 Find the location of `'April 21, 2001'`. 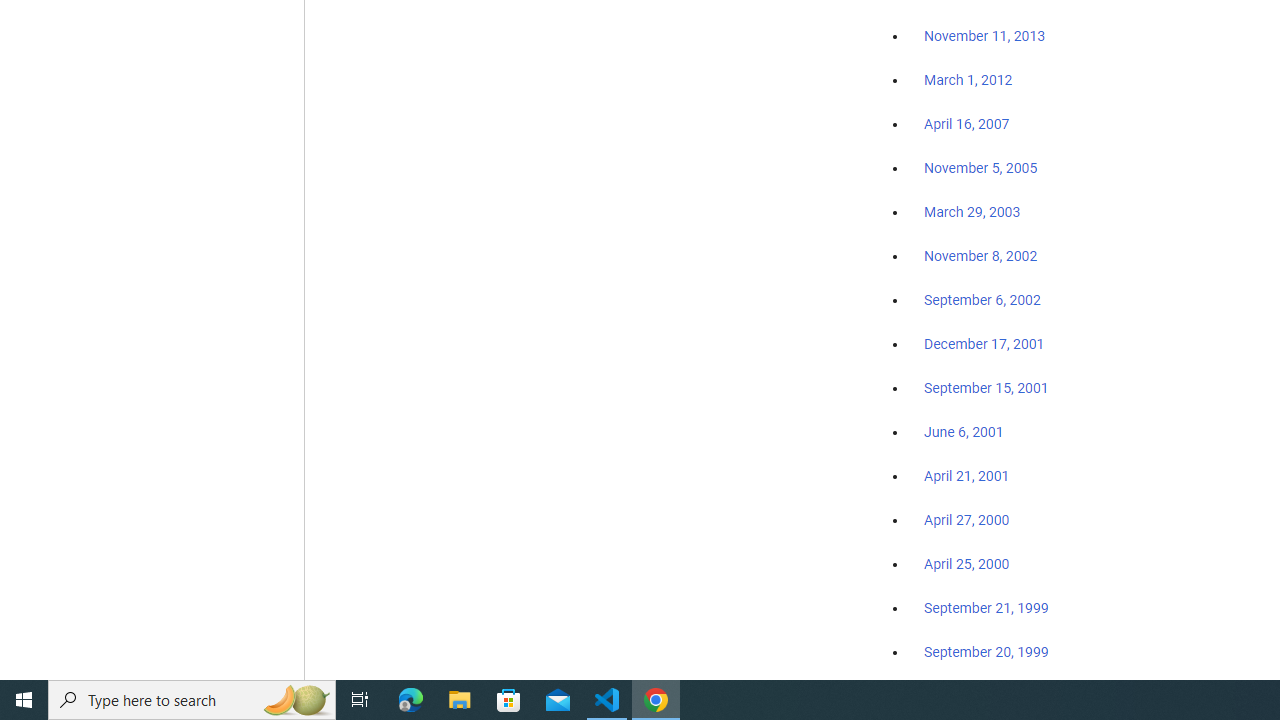

'April 21, 2001' is located at coordinates (967, 476).